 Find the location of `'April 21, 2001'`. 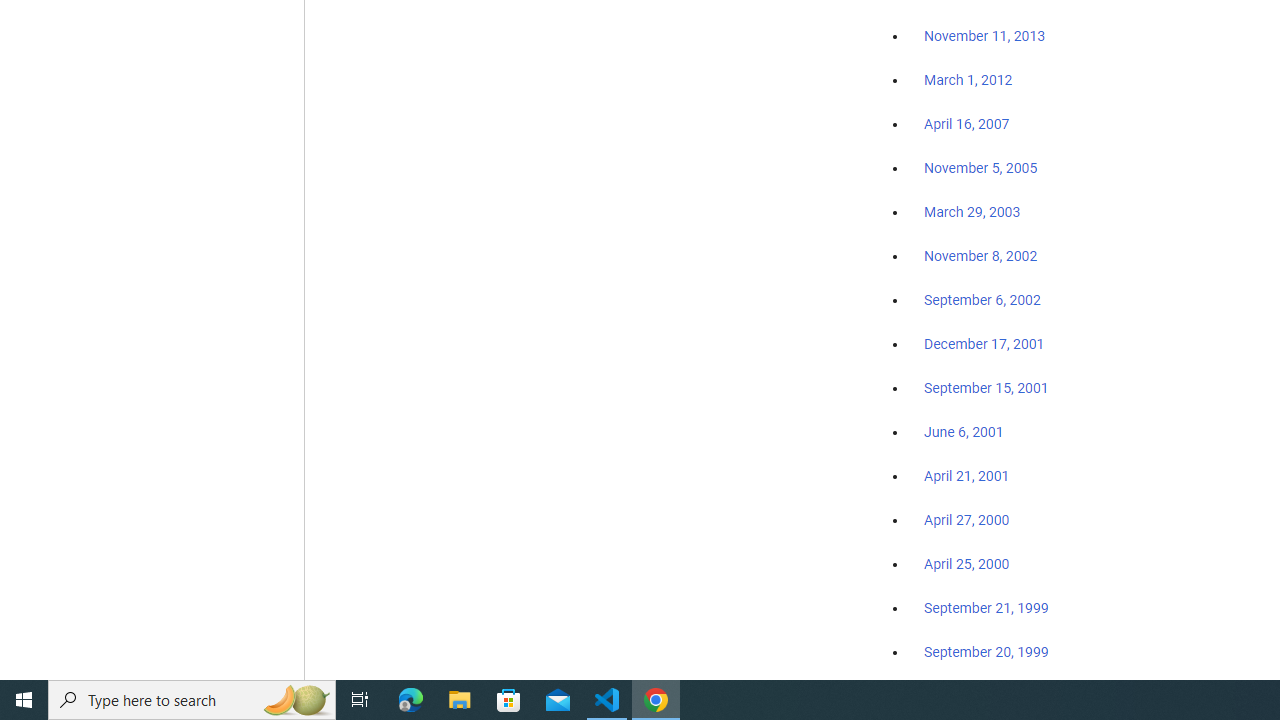

'April 21, 2001' is located at coordinates (967, 476).